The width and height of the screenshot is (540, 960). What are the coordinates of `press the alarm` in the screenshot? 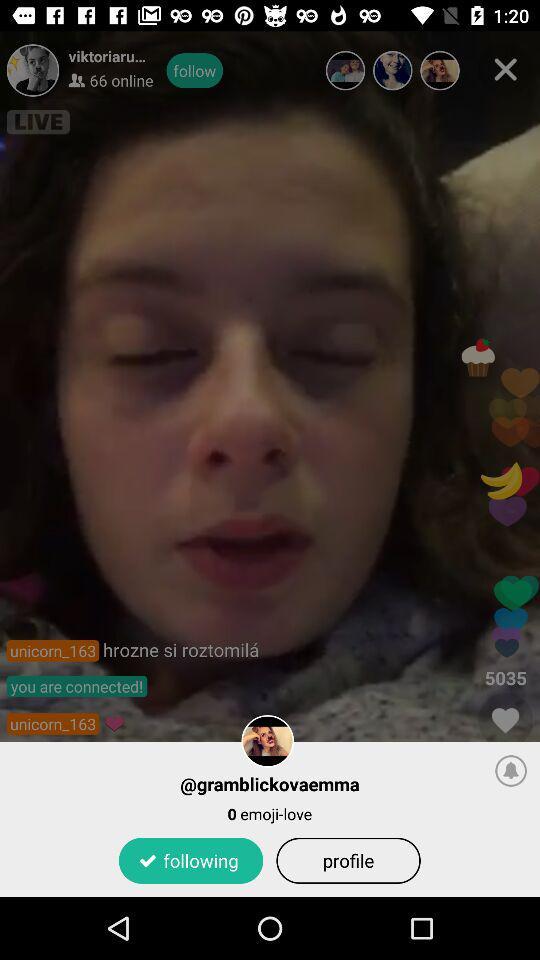 It's located at (511, 769).